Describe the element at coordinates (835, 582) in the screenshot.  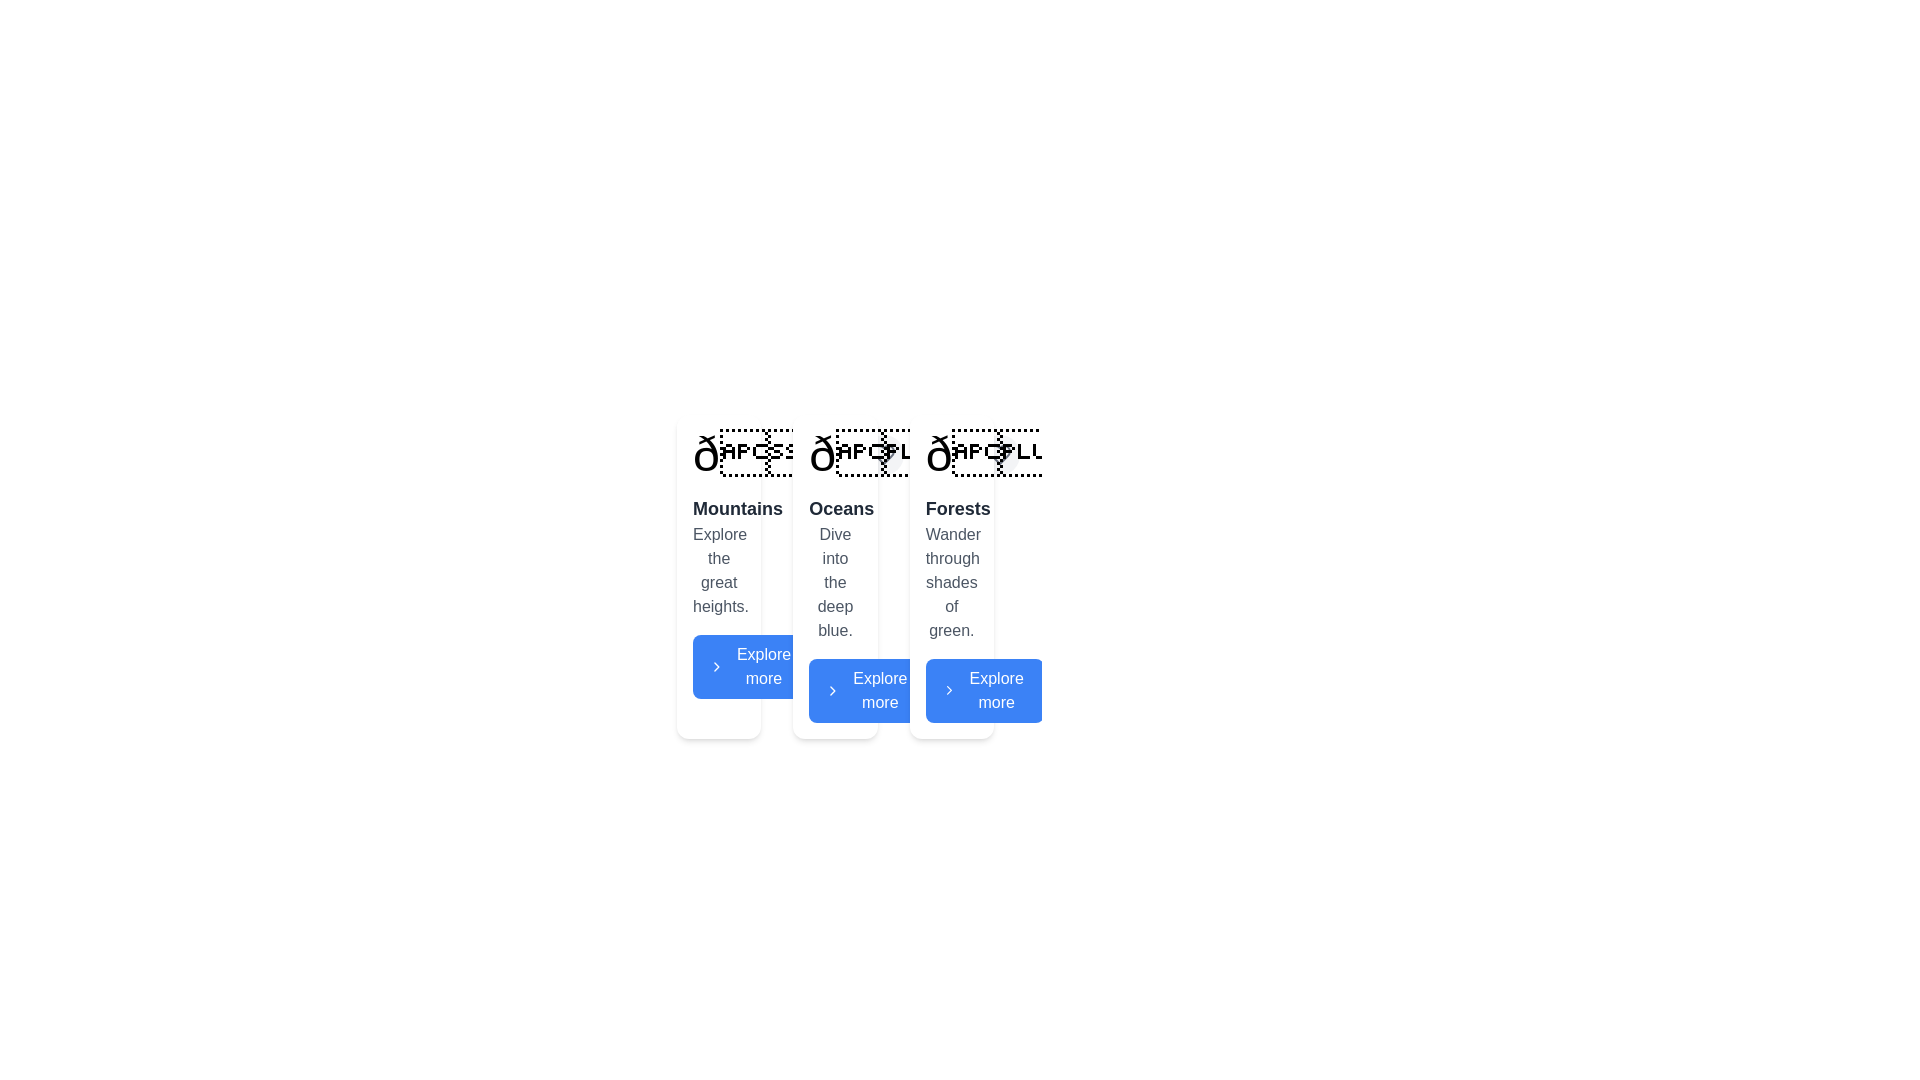
I see `the Text Block that provides descriptive content related to the 'Oceans' theme, located in the center column of a three-card layout, below the header 'Oceans' and above the button labeled 'Explore more'` at that location.